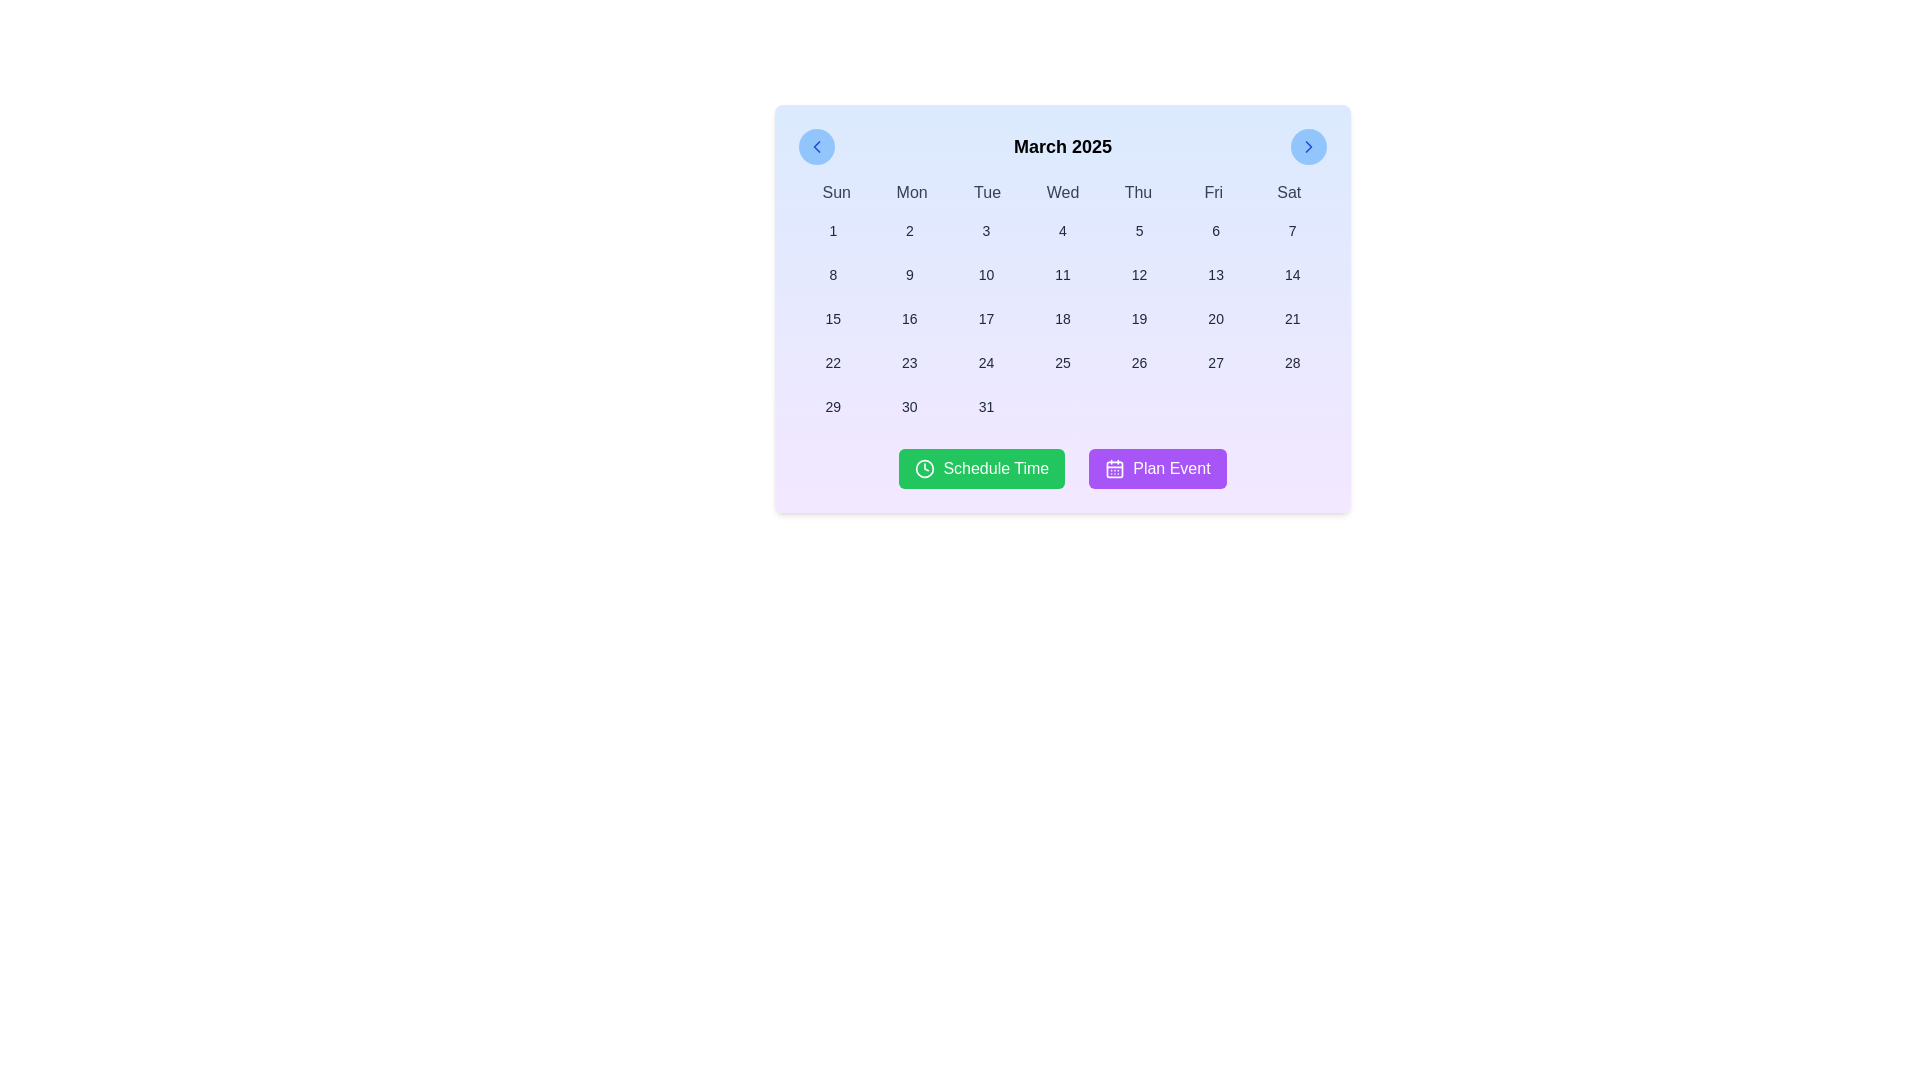 The width and height of the screenshot is (1920, 1080). I want to click on the circular outline of the SVG shape representing the 'lucide-clock' icon, located just above the 'Schedule Time' button, so click(924, 469).